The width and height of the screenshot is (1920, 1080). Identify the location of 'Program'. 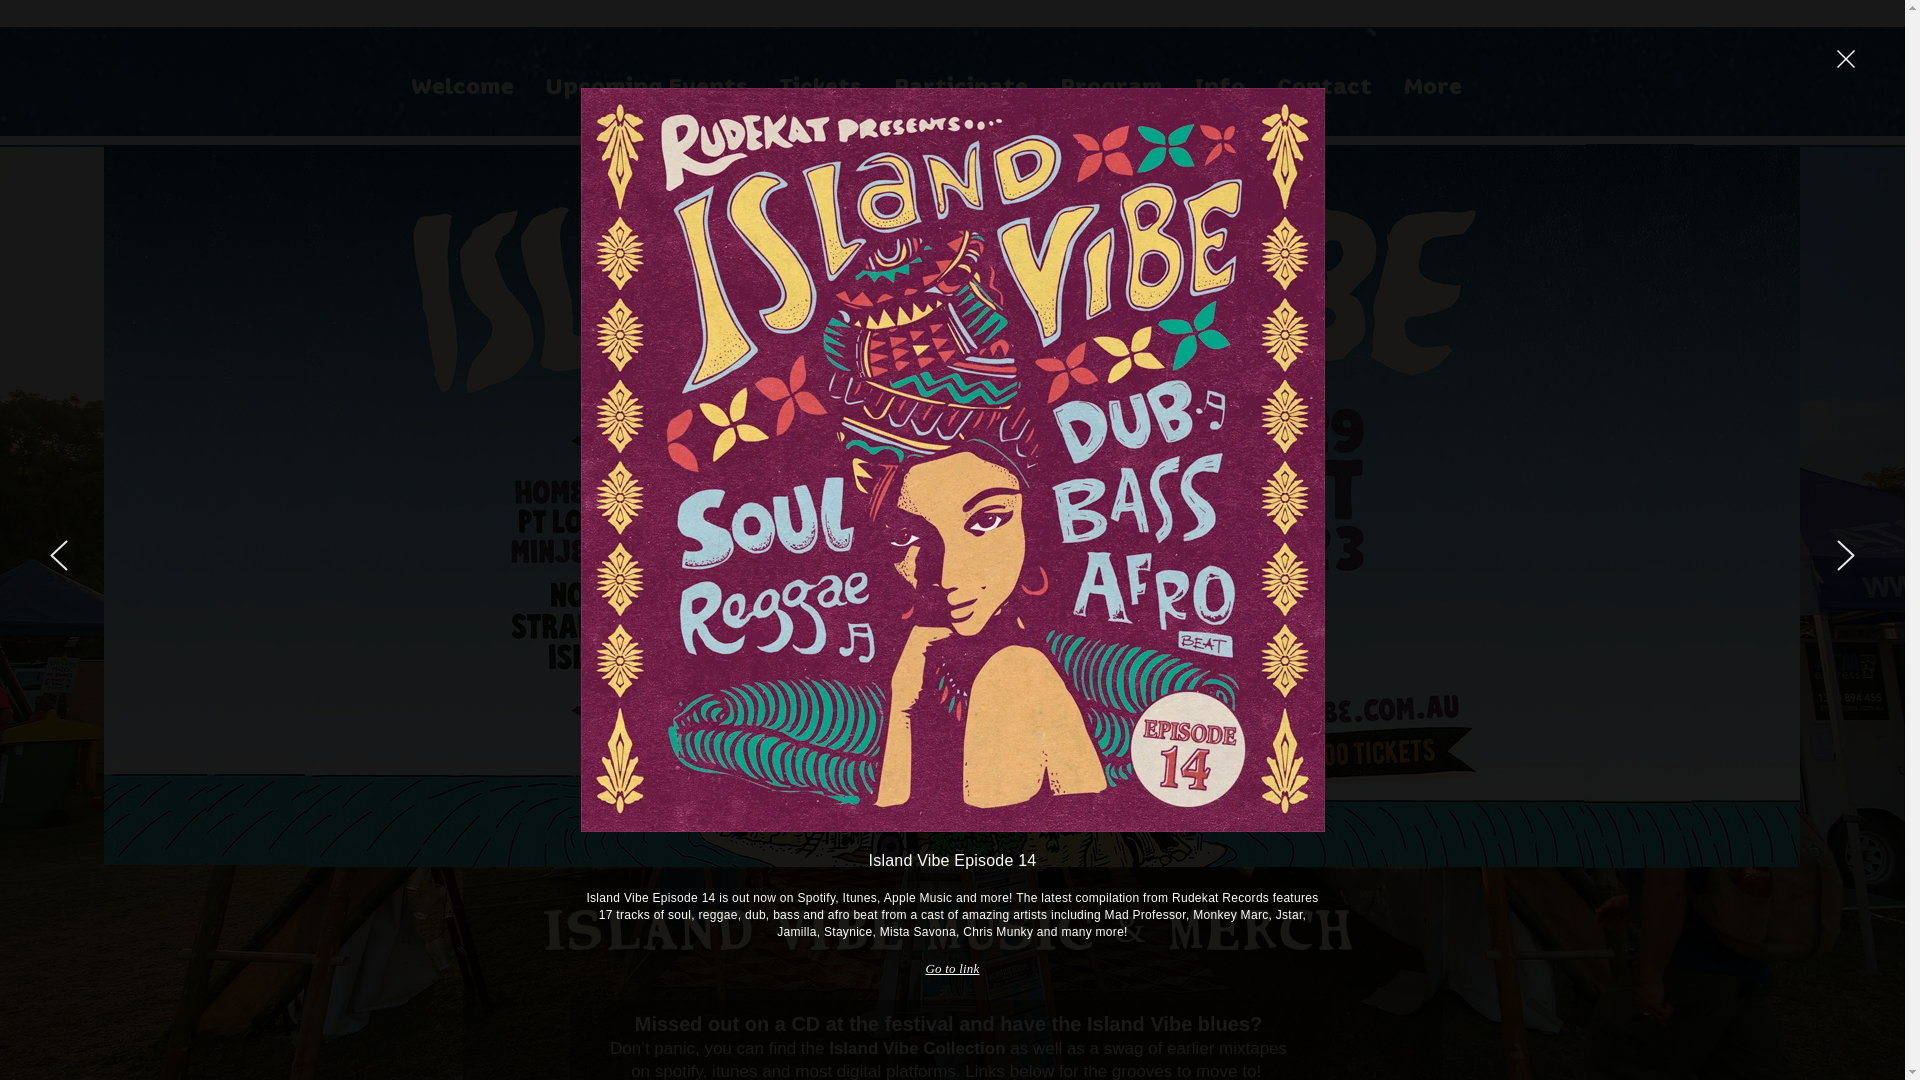
(1110, 84).